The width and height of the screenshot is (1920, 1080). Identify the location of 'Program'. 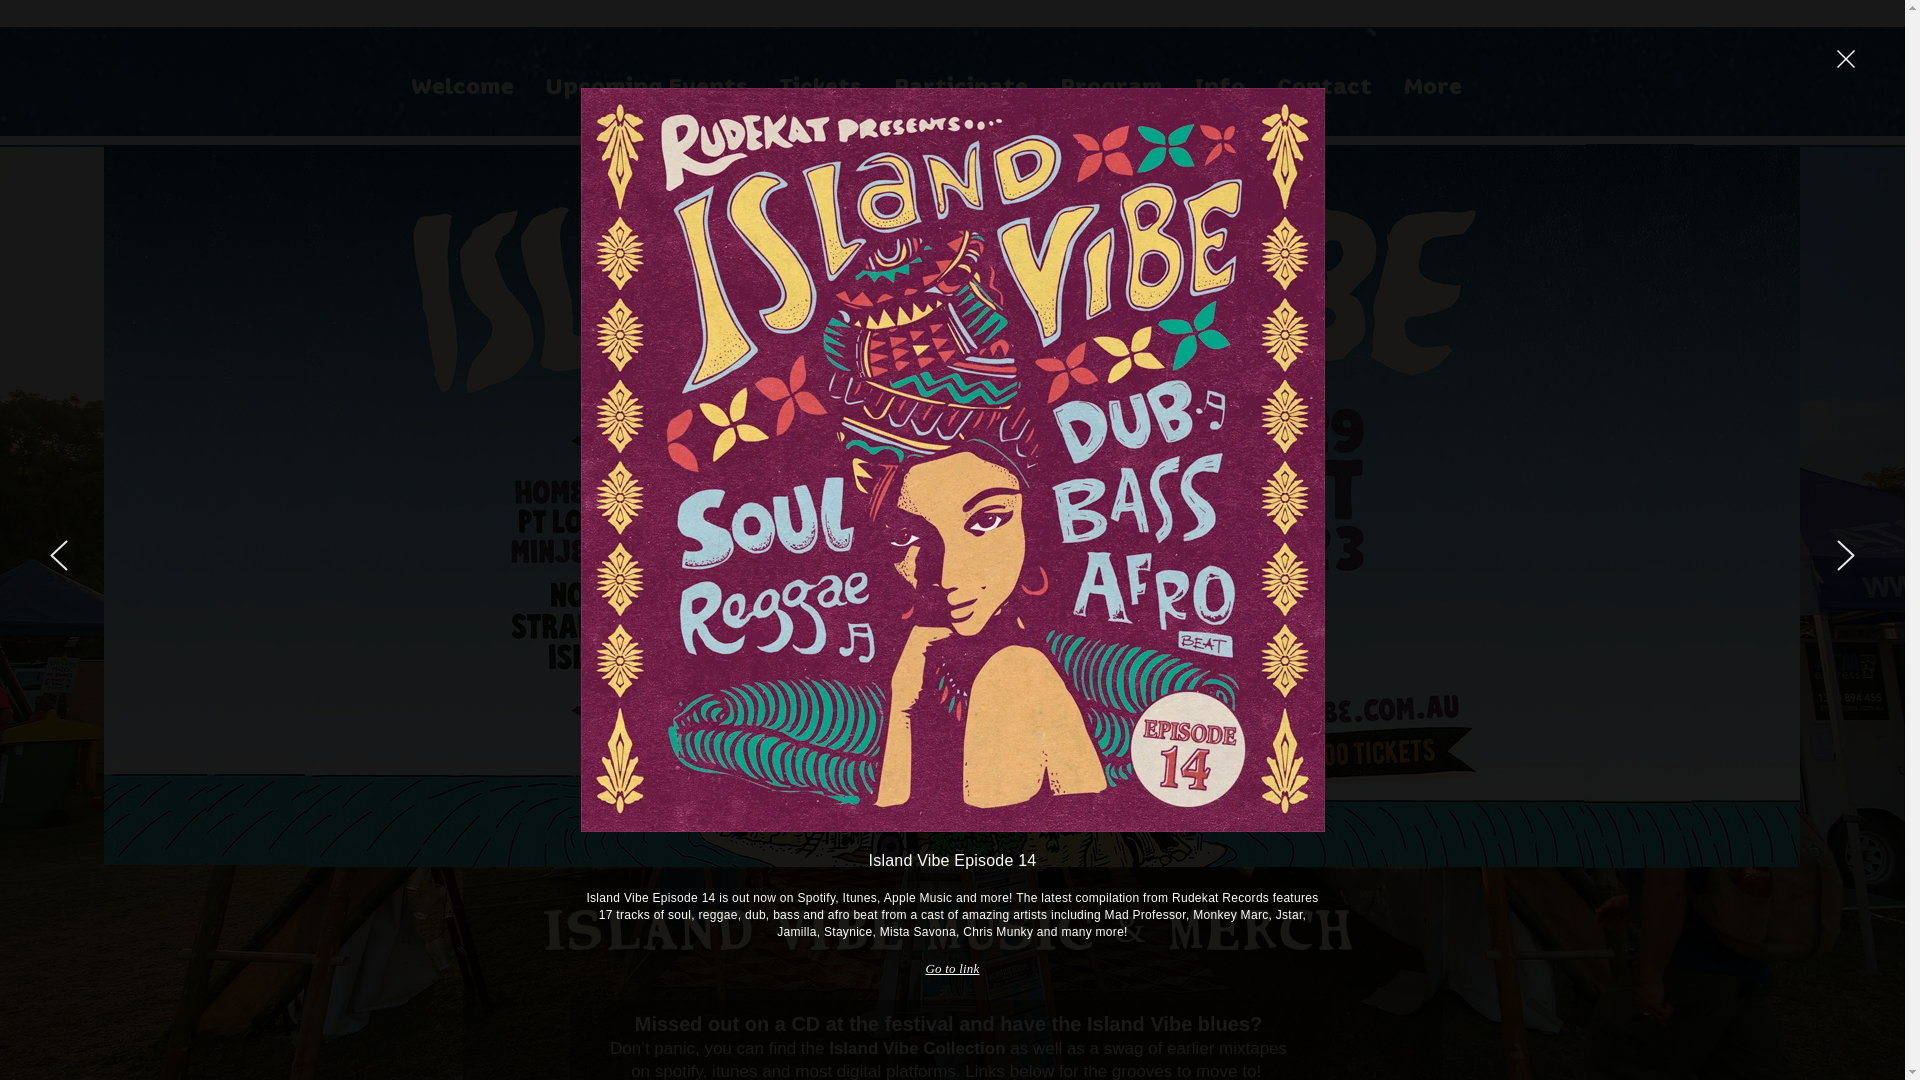
(1110, 84).